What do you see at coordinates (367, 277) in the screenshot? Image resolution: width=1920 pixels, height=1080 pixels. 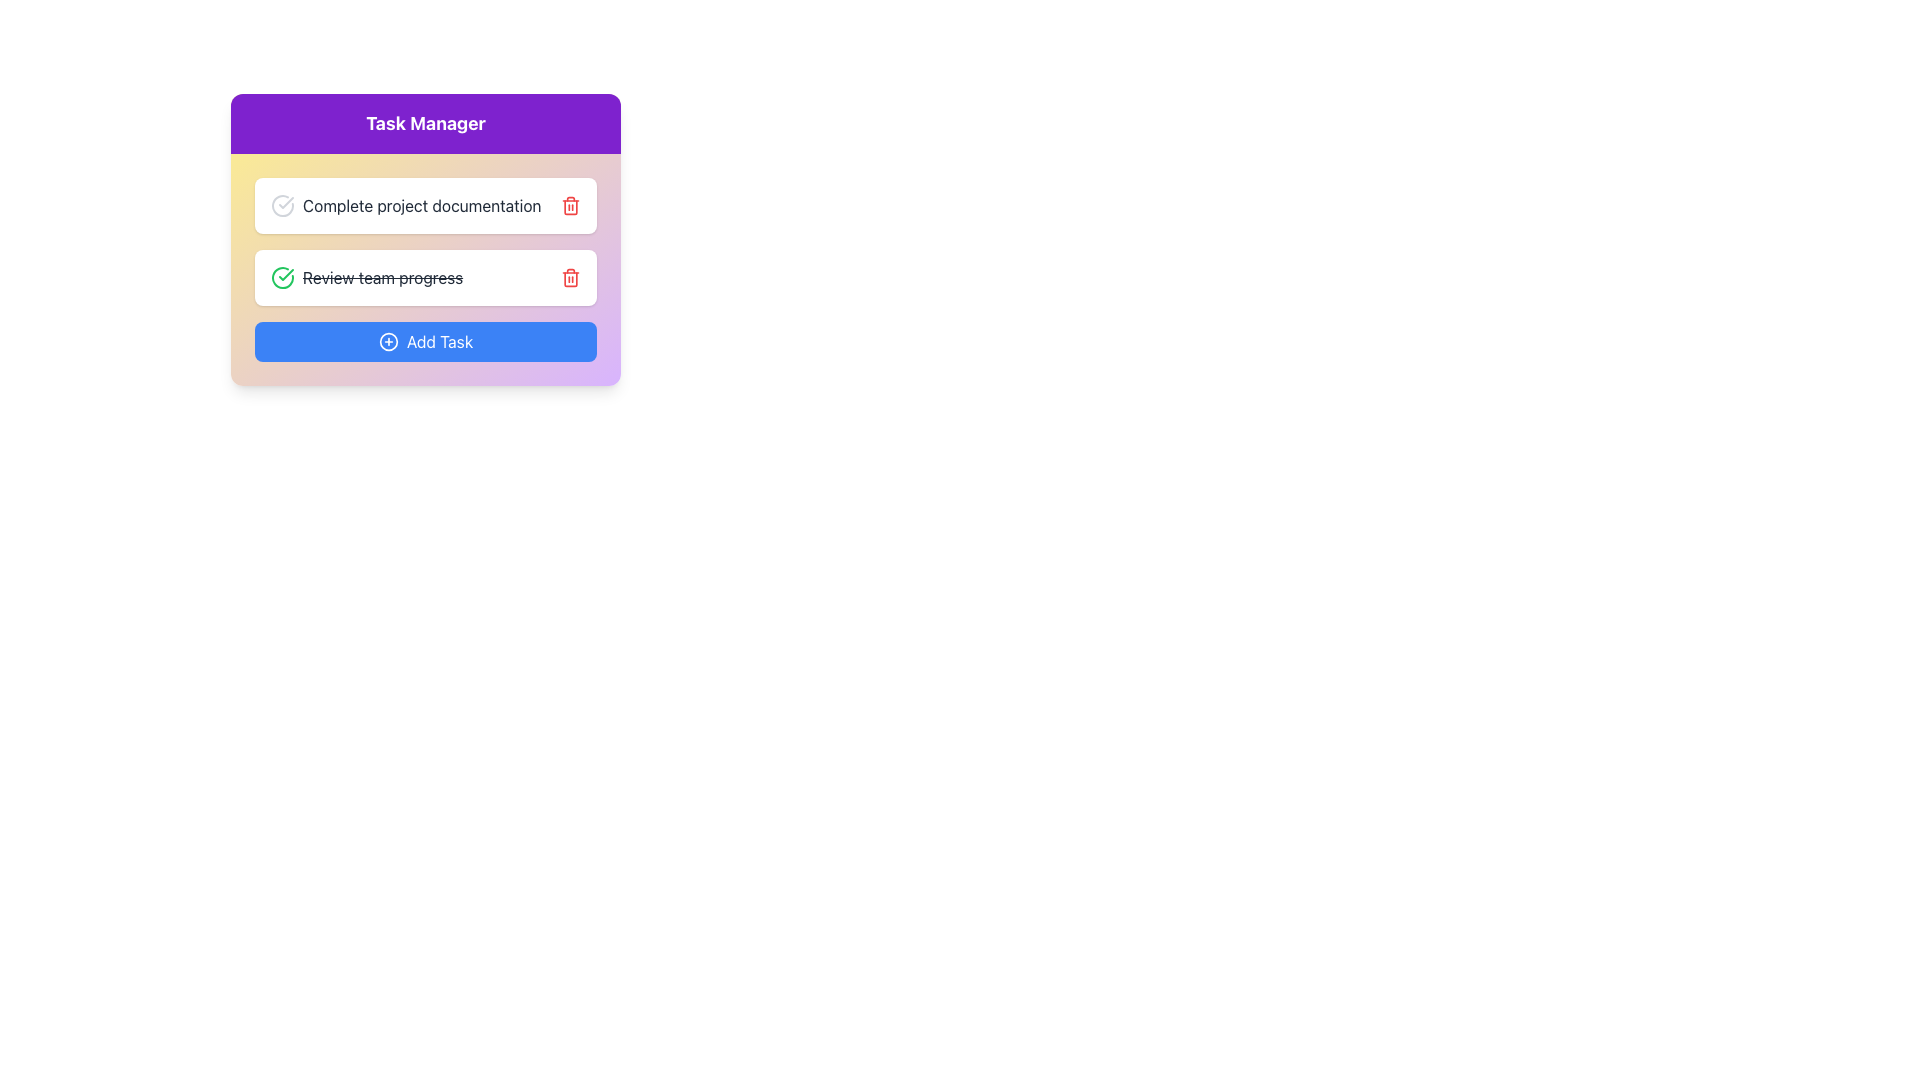 I see `description of the second task item in the task manager interface, which is marked as completed` at bounding box center [367, 277].